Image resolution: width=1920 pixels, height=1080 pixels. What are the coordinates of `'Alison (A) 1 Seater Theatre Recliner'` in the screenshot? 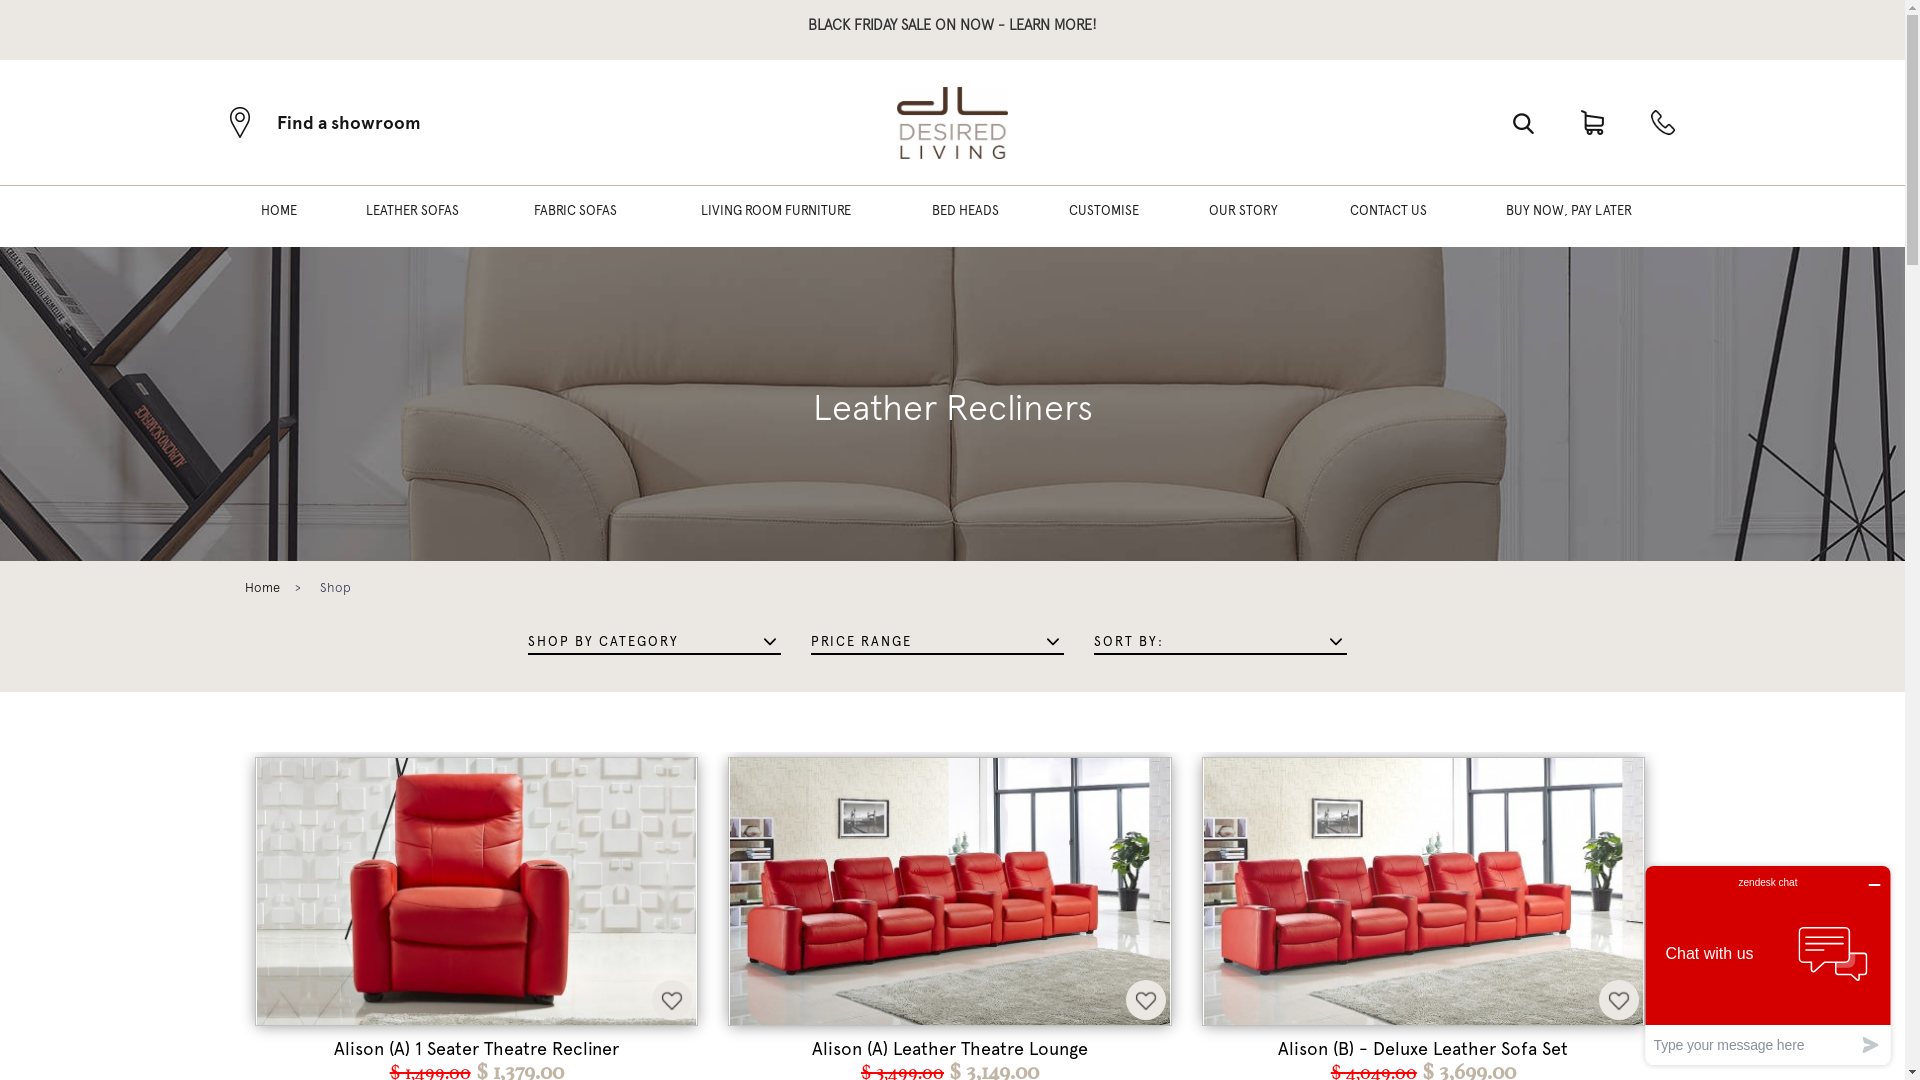 It's located at (475, 1048).